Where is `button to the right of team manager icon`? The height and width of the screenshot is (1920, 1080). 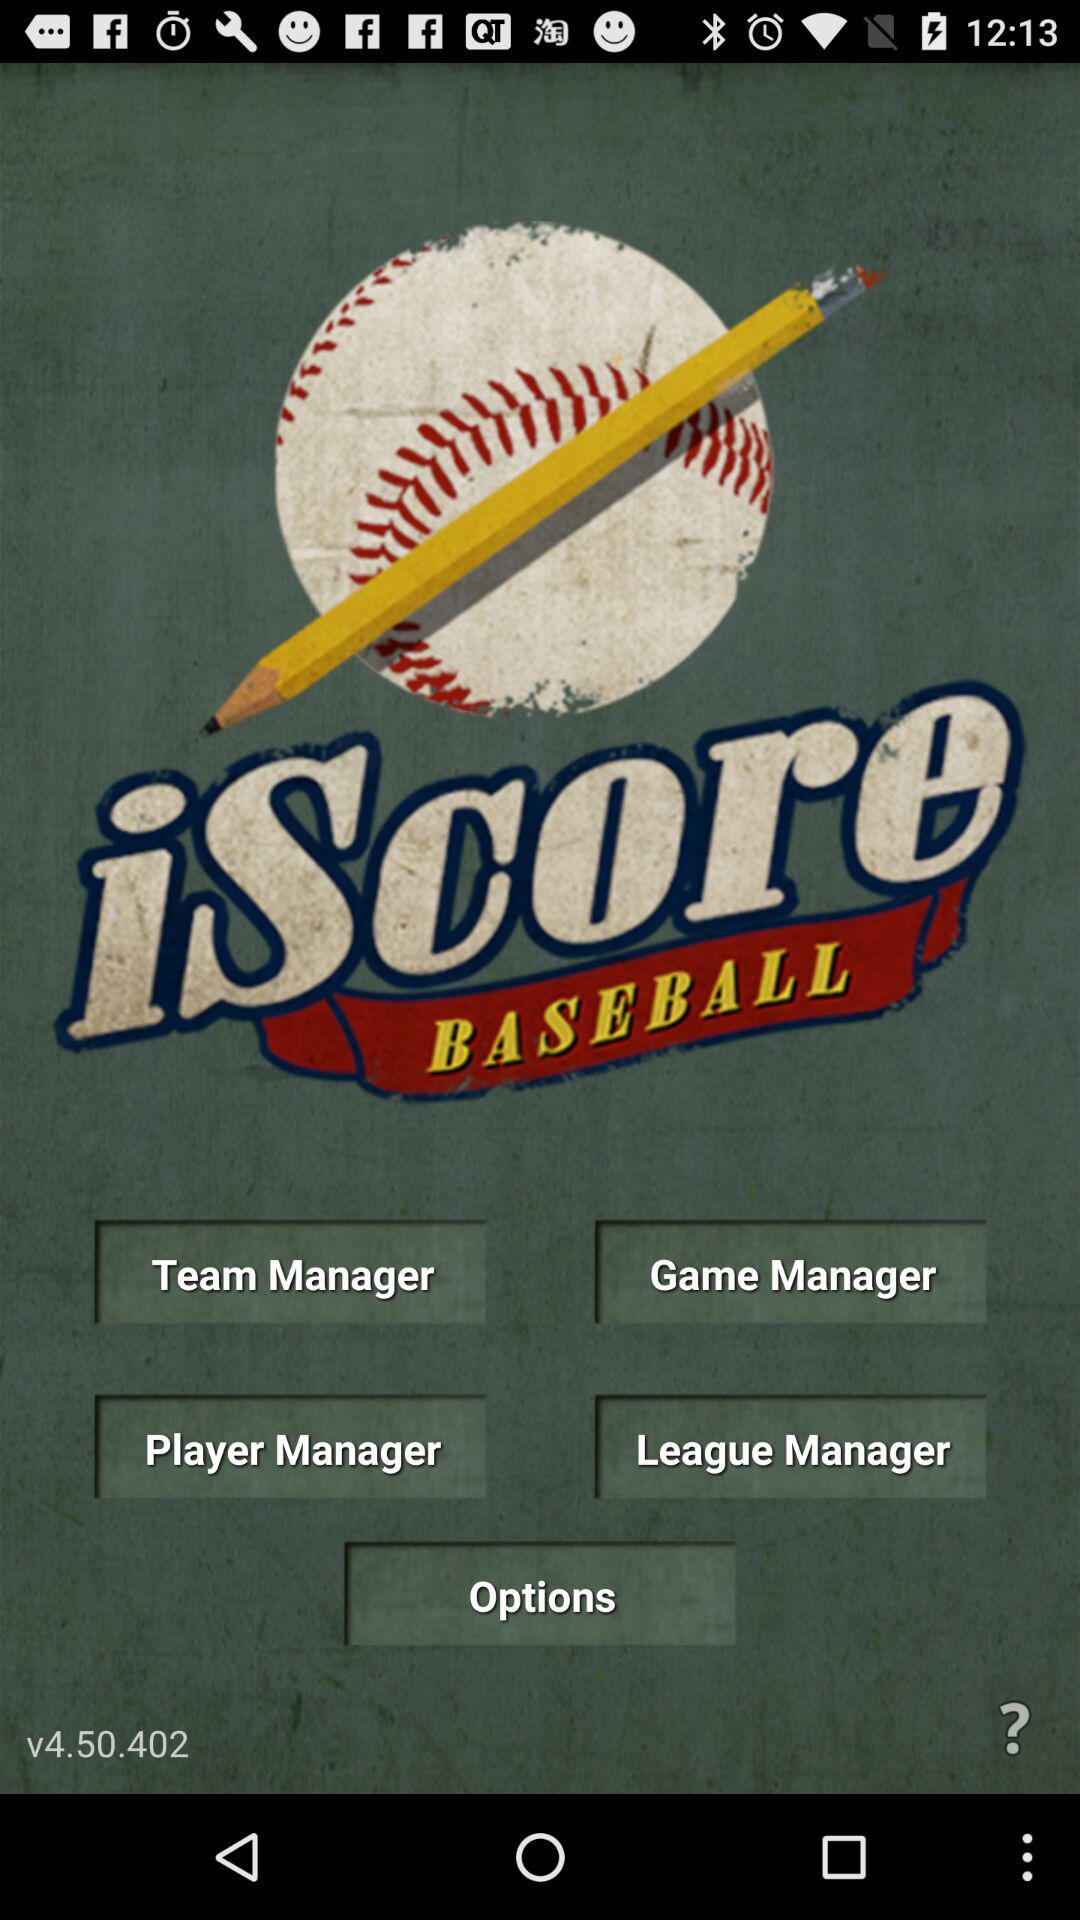
button to the right of team manager icon is located at coordinates (789, 1271).